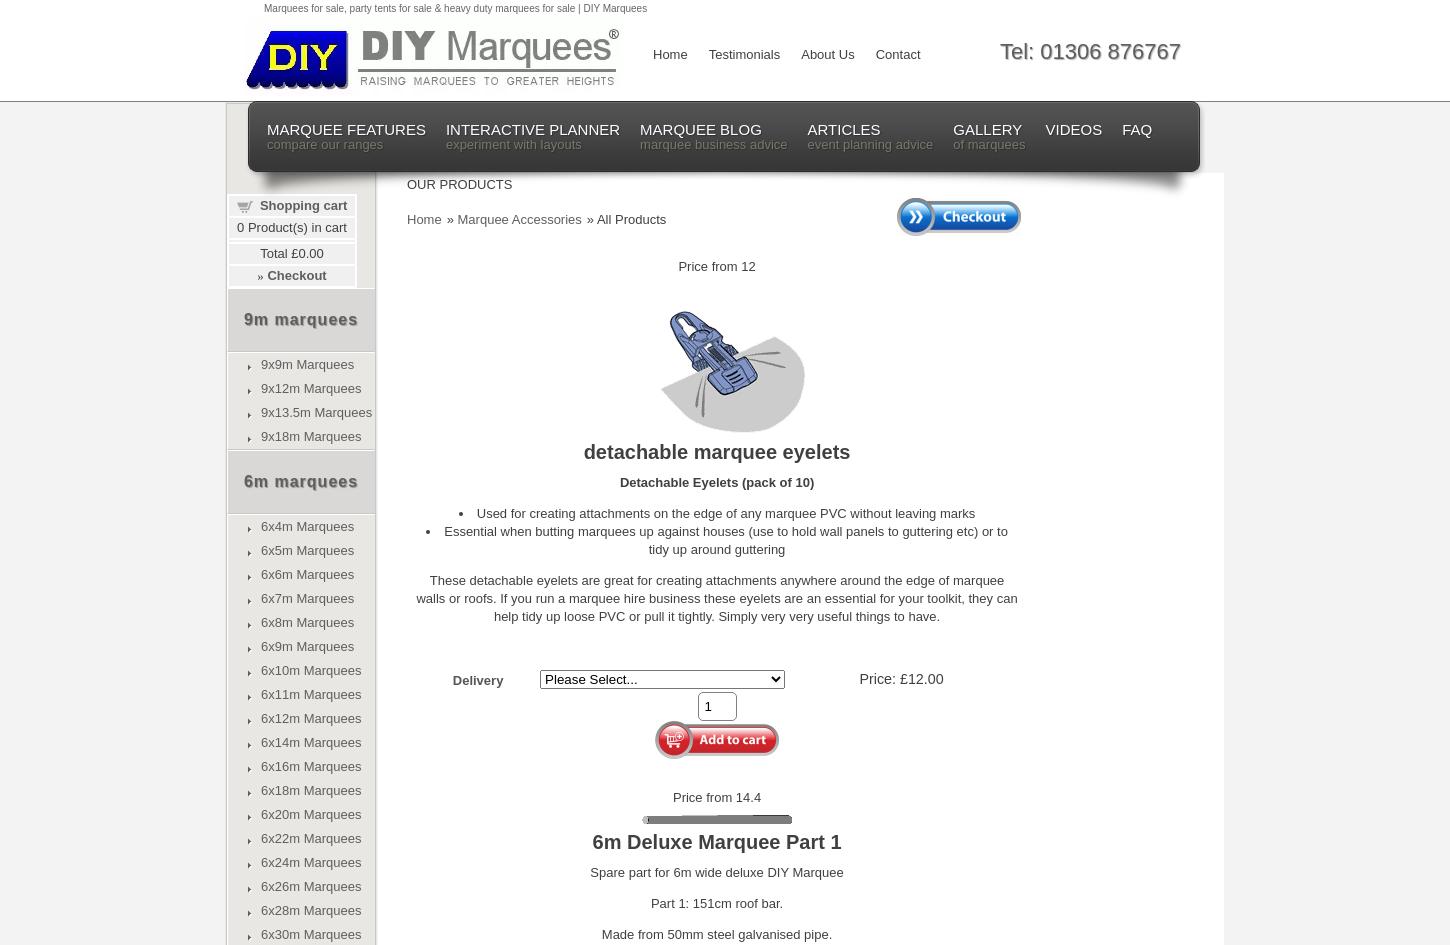  Describe the element at coordinates (300, 480) in the screenshot. I see `'6m marquees'` at that location.